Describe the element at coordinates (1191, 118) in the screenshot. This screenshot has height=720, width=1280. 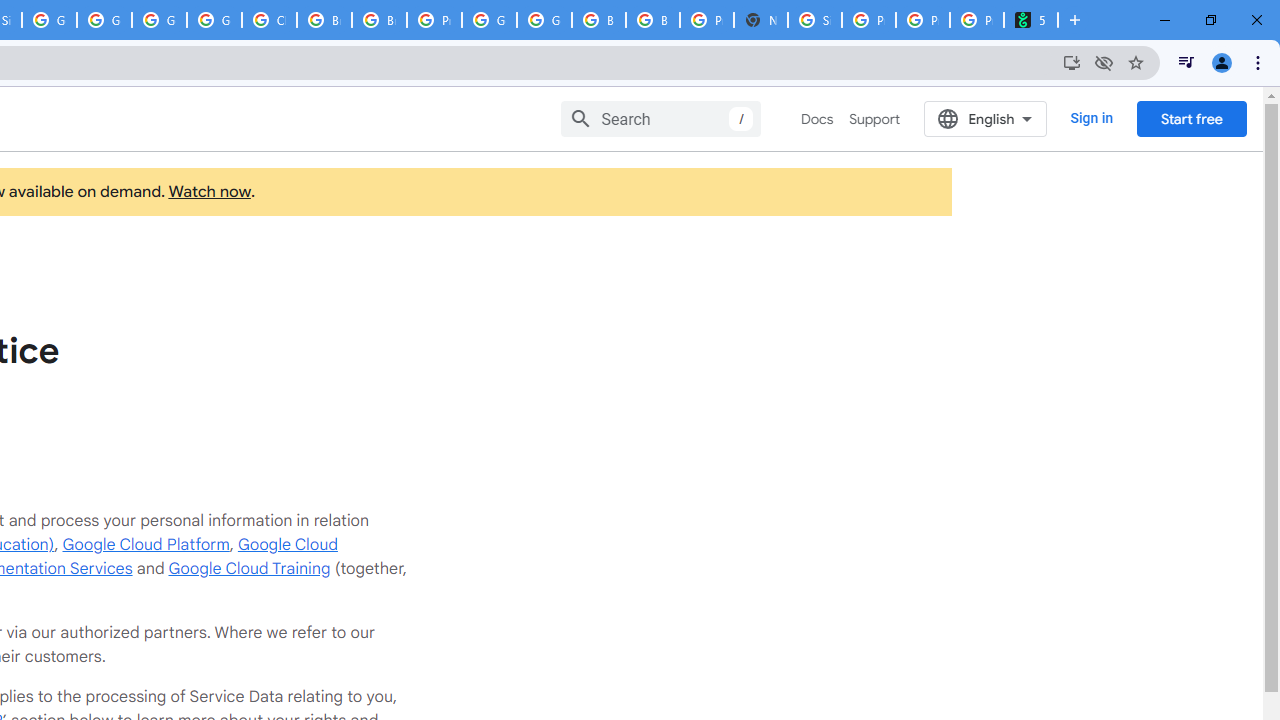
I see `'Start free'` at that location.